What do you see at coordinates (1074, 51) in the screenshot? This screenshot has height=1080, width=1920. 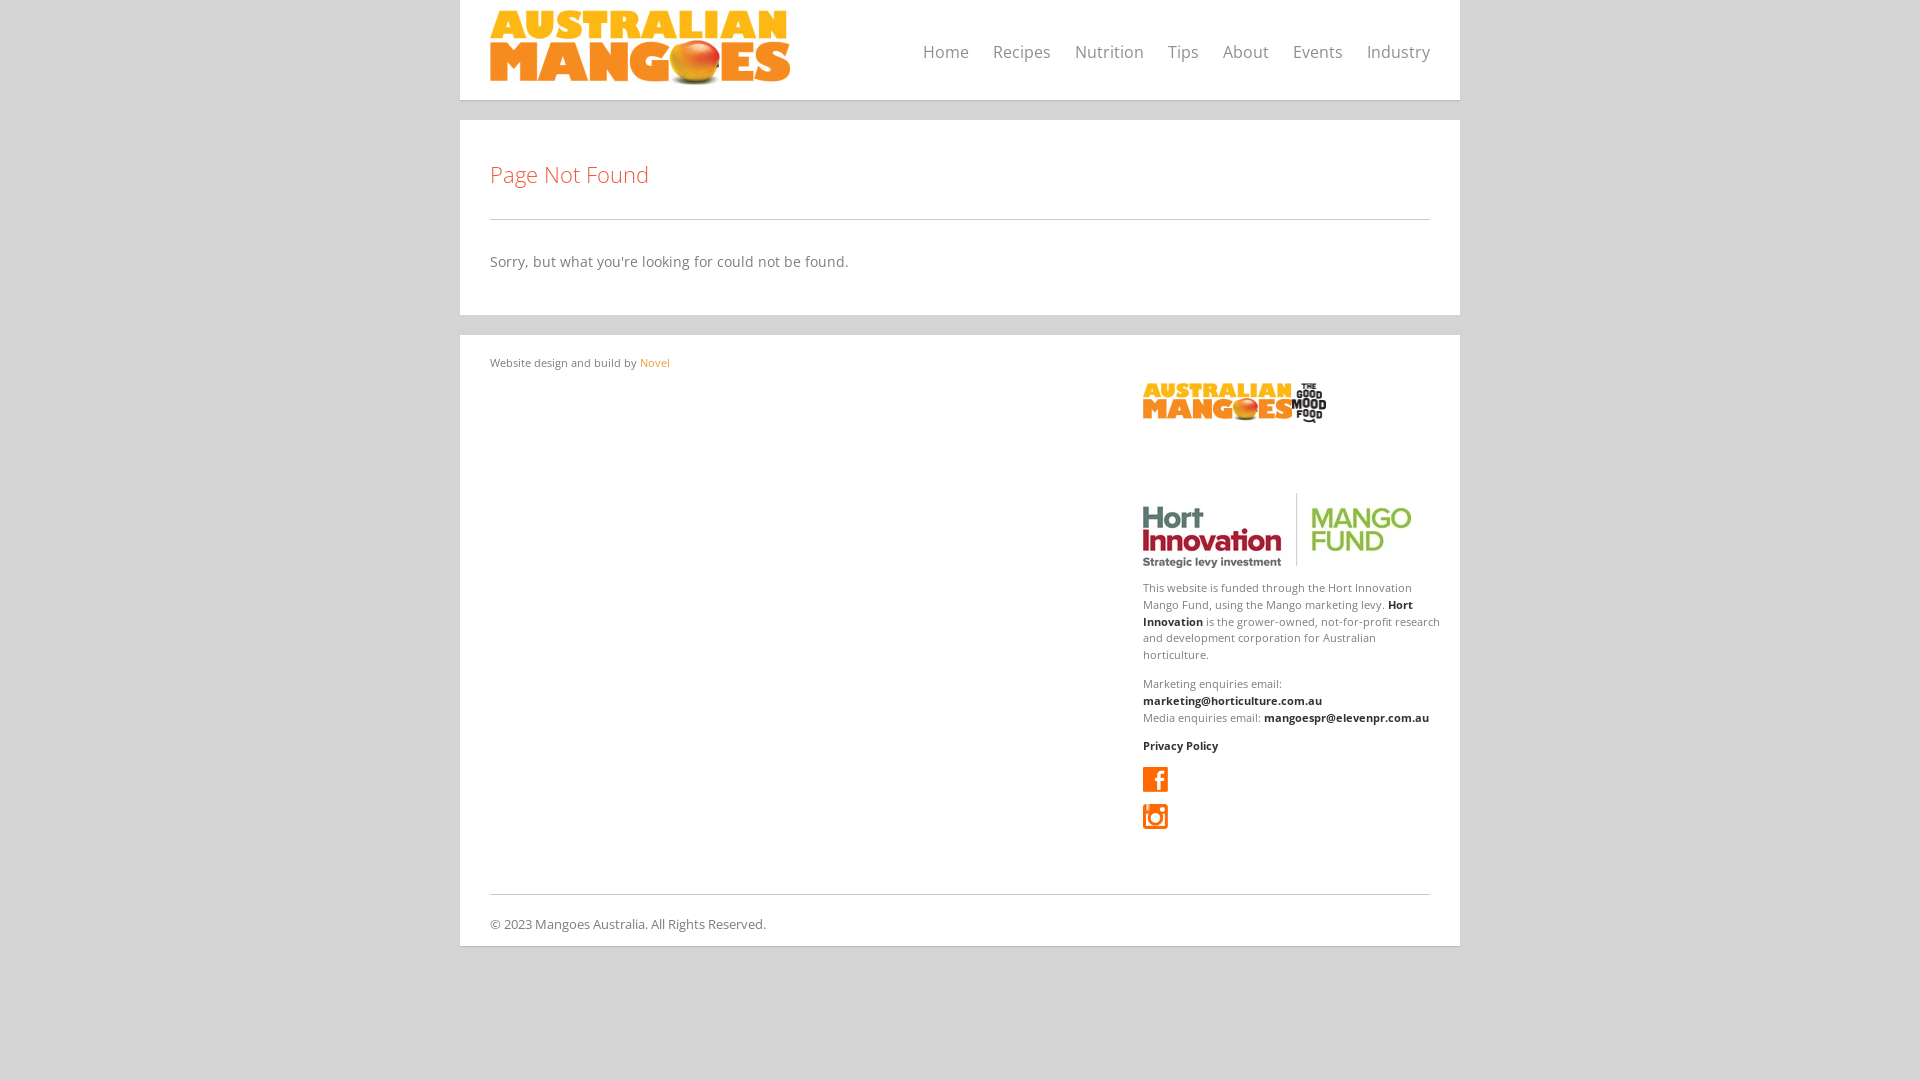 I see `'Nutrition'` at bounding box center [1074, 51].